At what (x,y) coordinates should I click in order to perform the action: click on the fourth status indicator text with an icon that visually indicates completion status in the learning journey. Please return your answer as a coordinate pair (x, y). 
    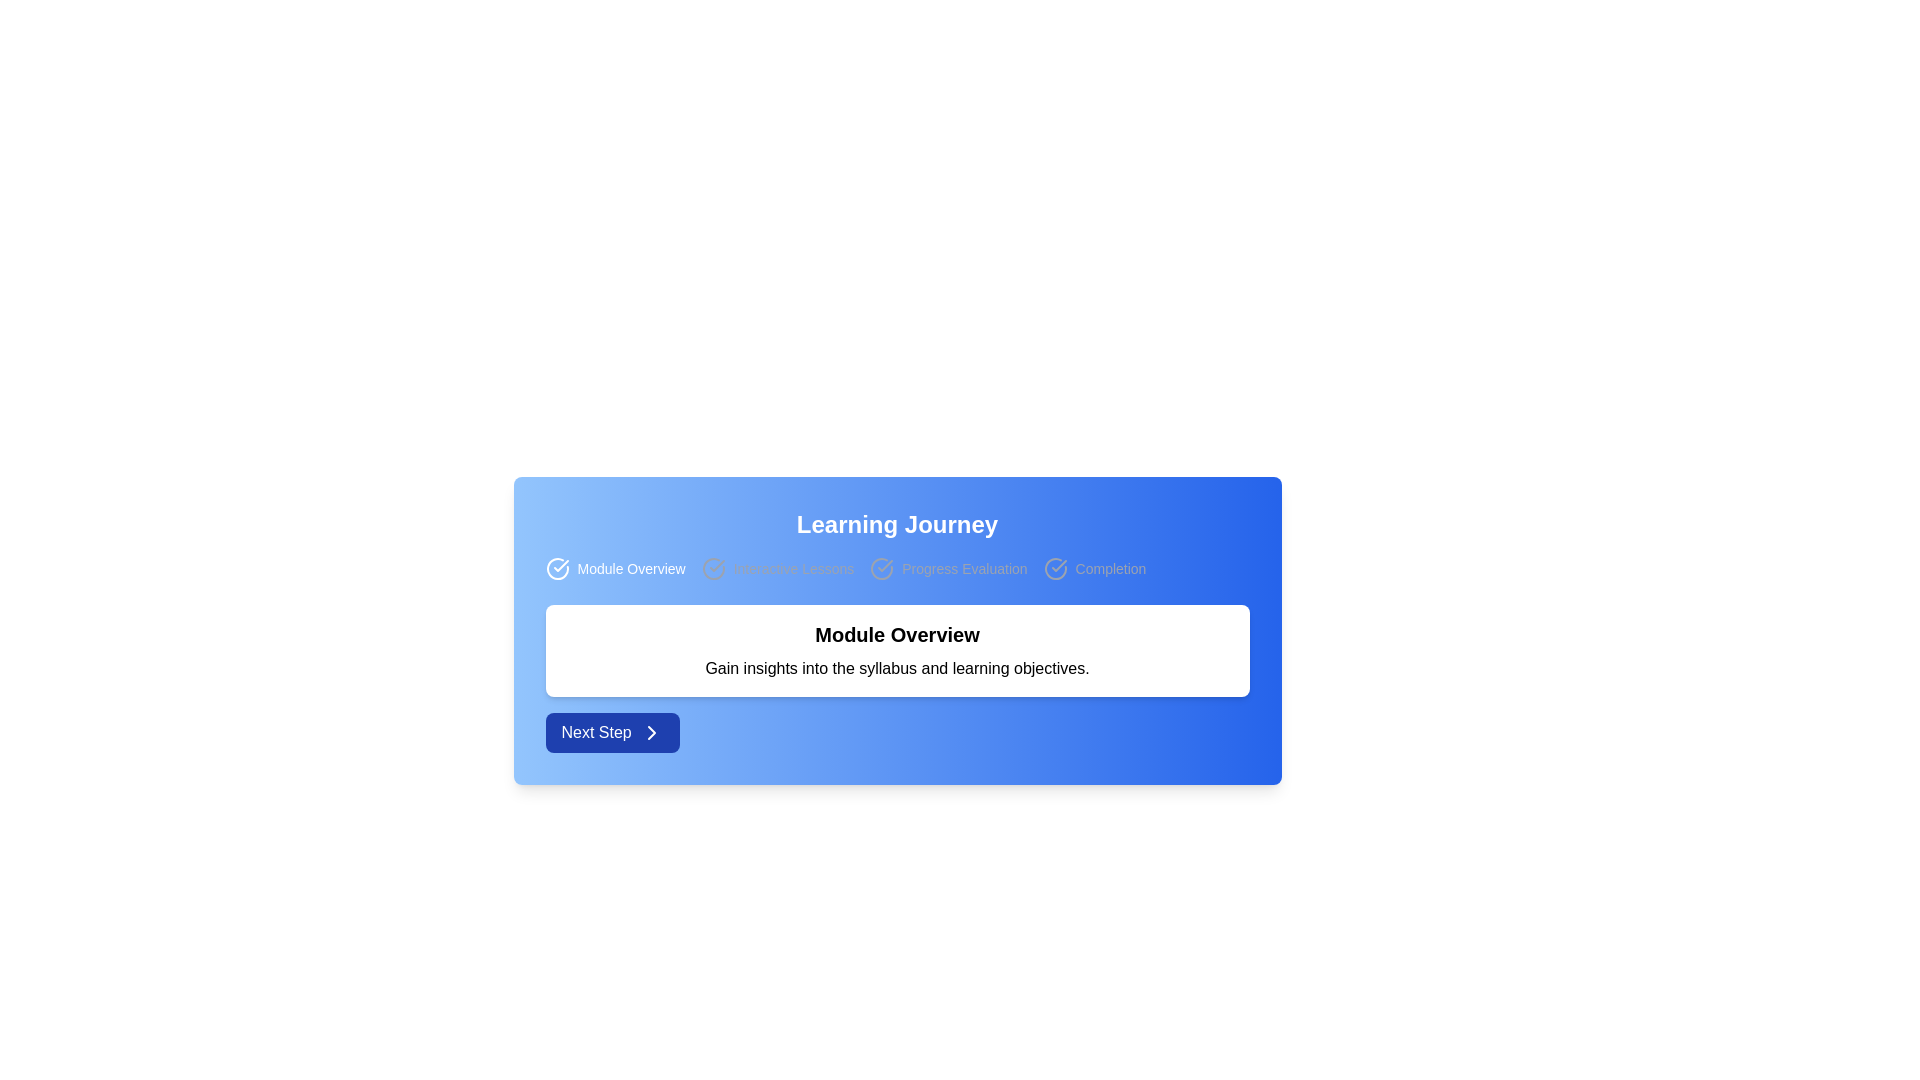
    Looking at the image, I should click on (1093, 569).